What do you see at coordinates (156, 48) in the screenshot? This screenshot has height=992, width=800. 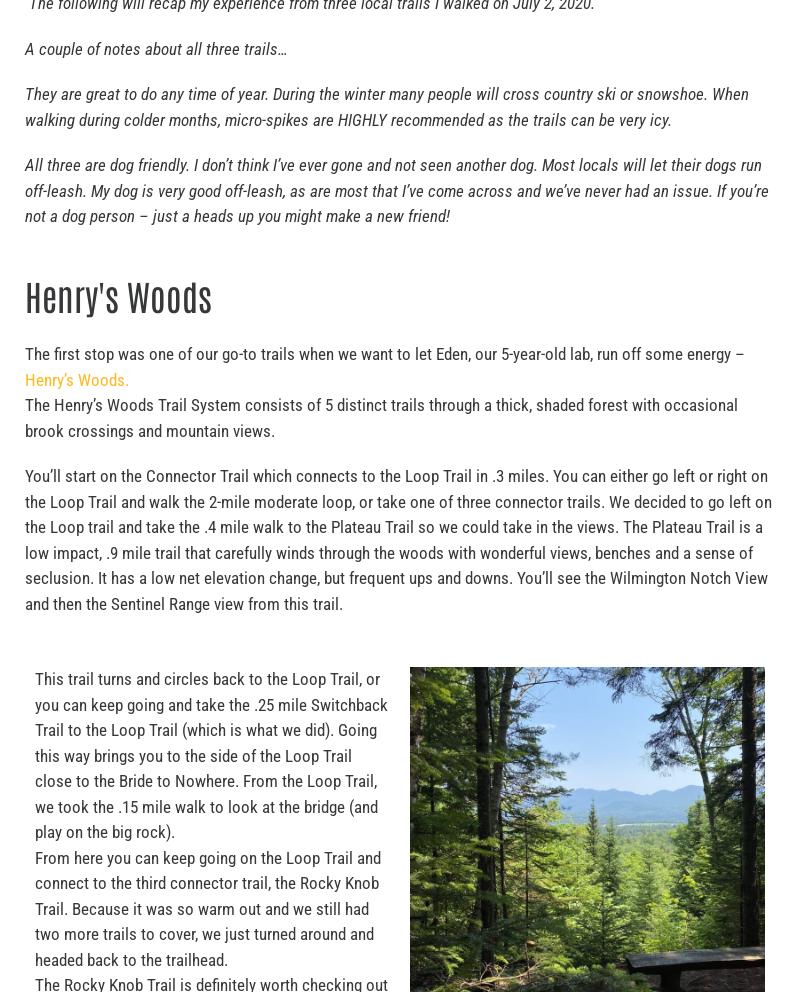 I see `'A couple of notes about all three trails…'` at bounding box center [156, 48].